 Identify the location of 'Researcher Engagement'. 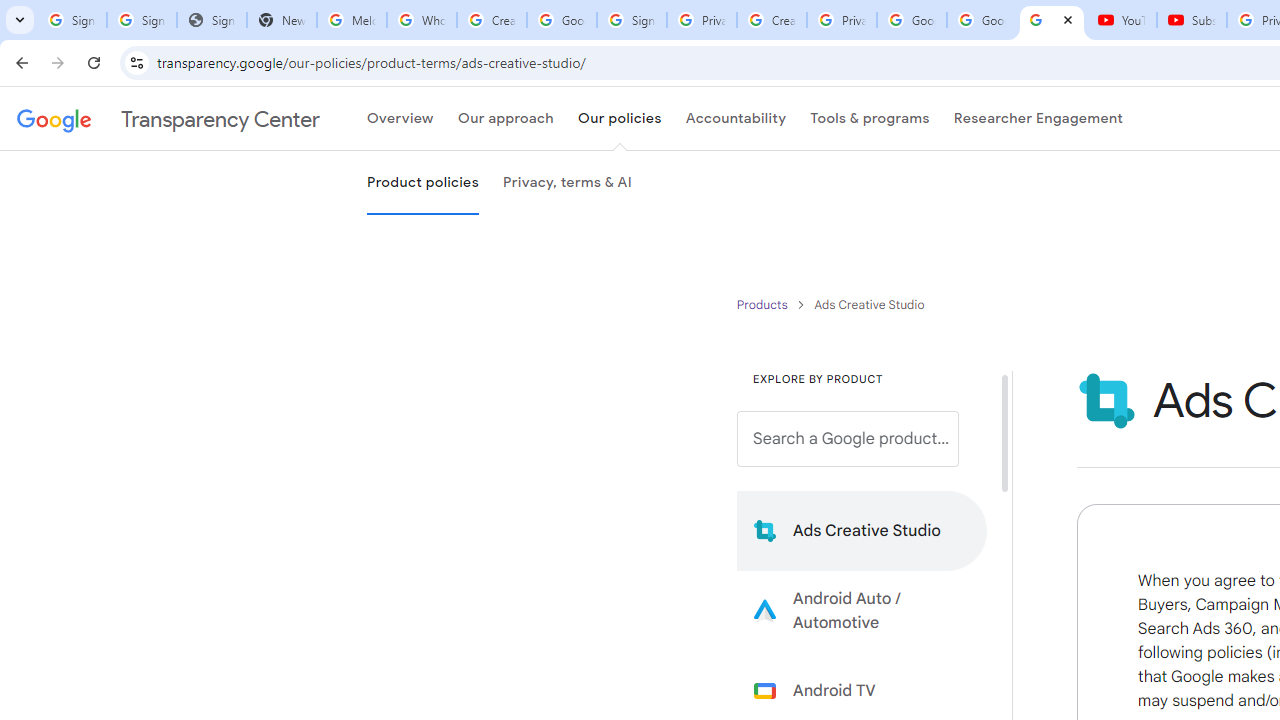
(1038, 119).